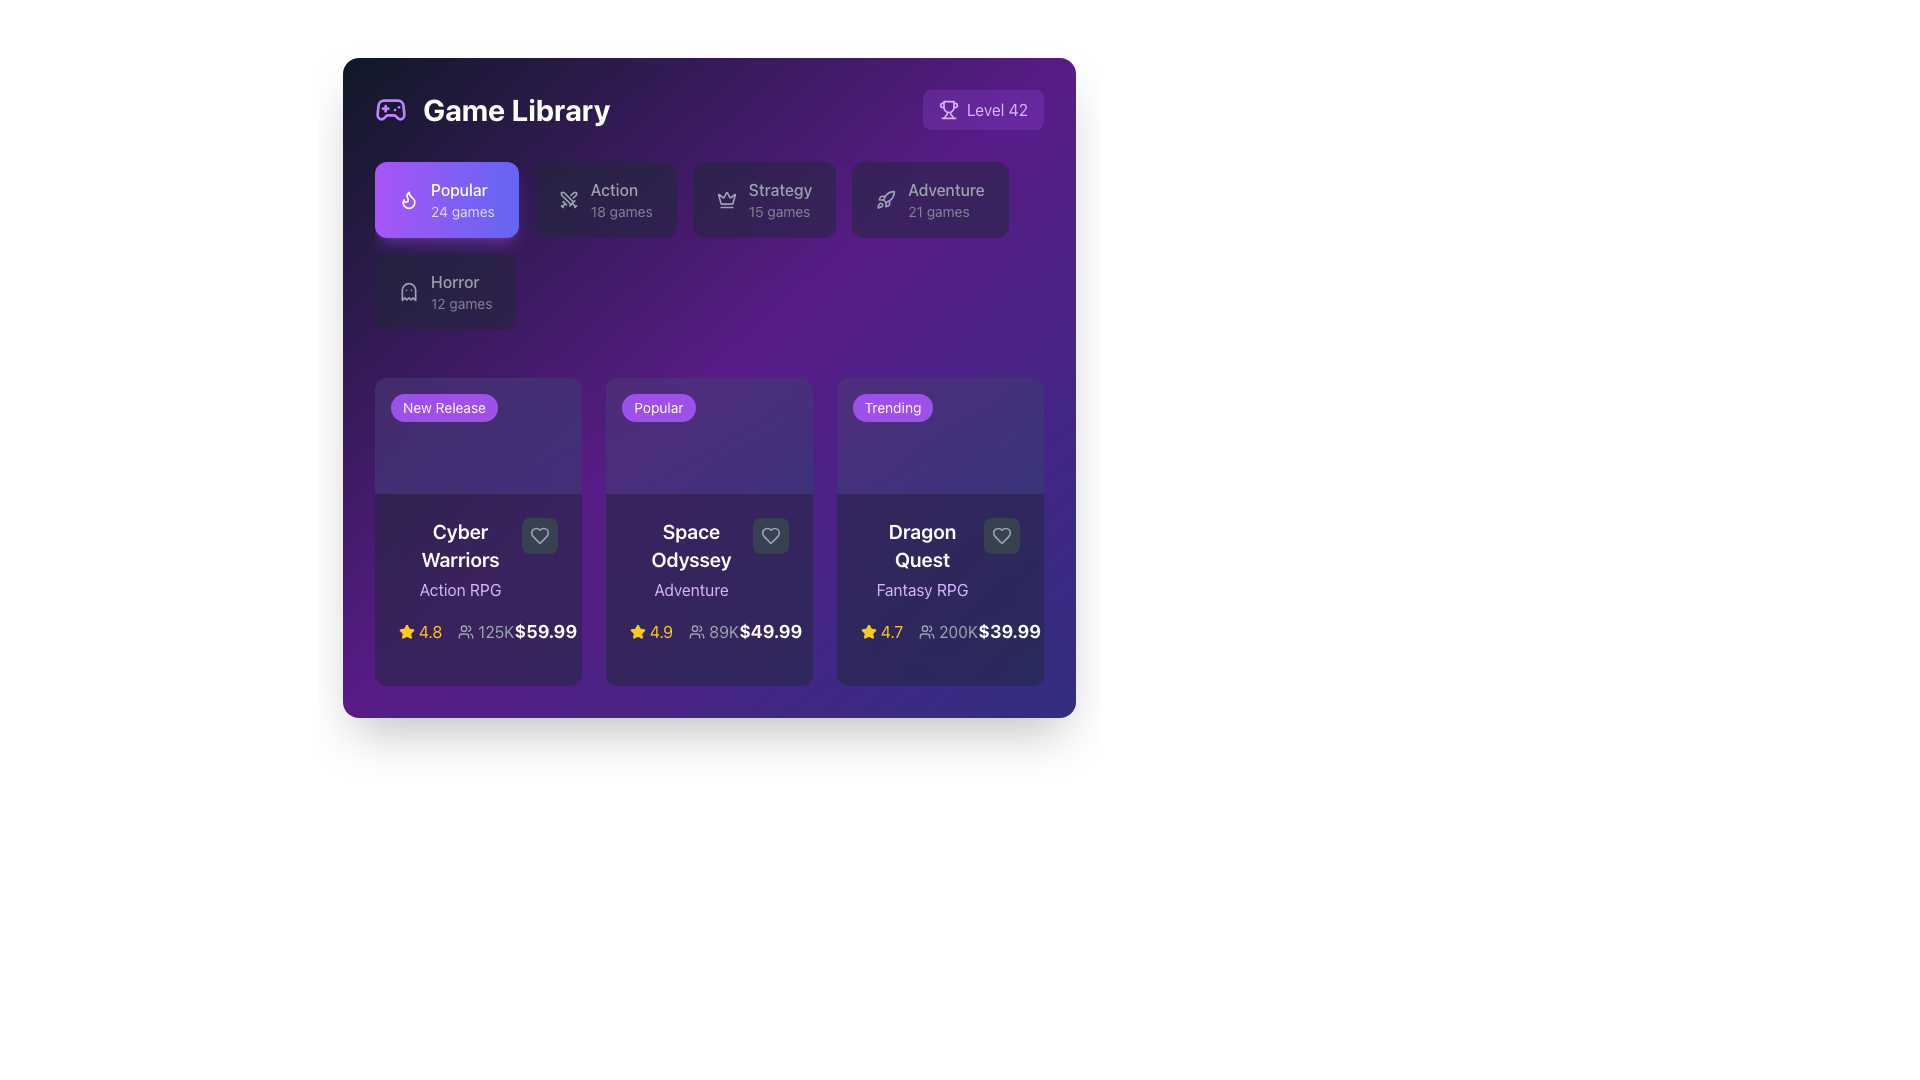 The width and height of the screenshot is (1920, 1080). What do you see at coordinates (697, 632) in the screenshot?
I see `the ratings icon located in the 'Popular' game card, positioned left of the text '89K' near the bottom left corner of the card` at bounding box center [697, 632].